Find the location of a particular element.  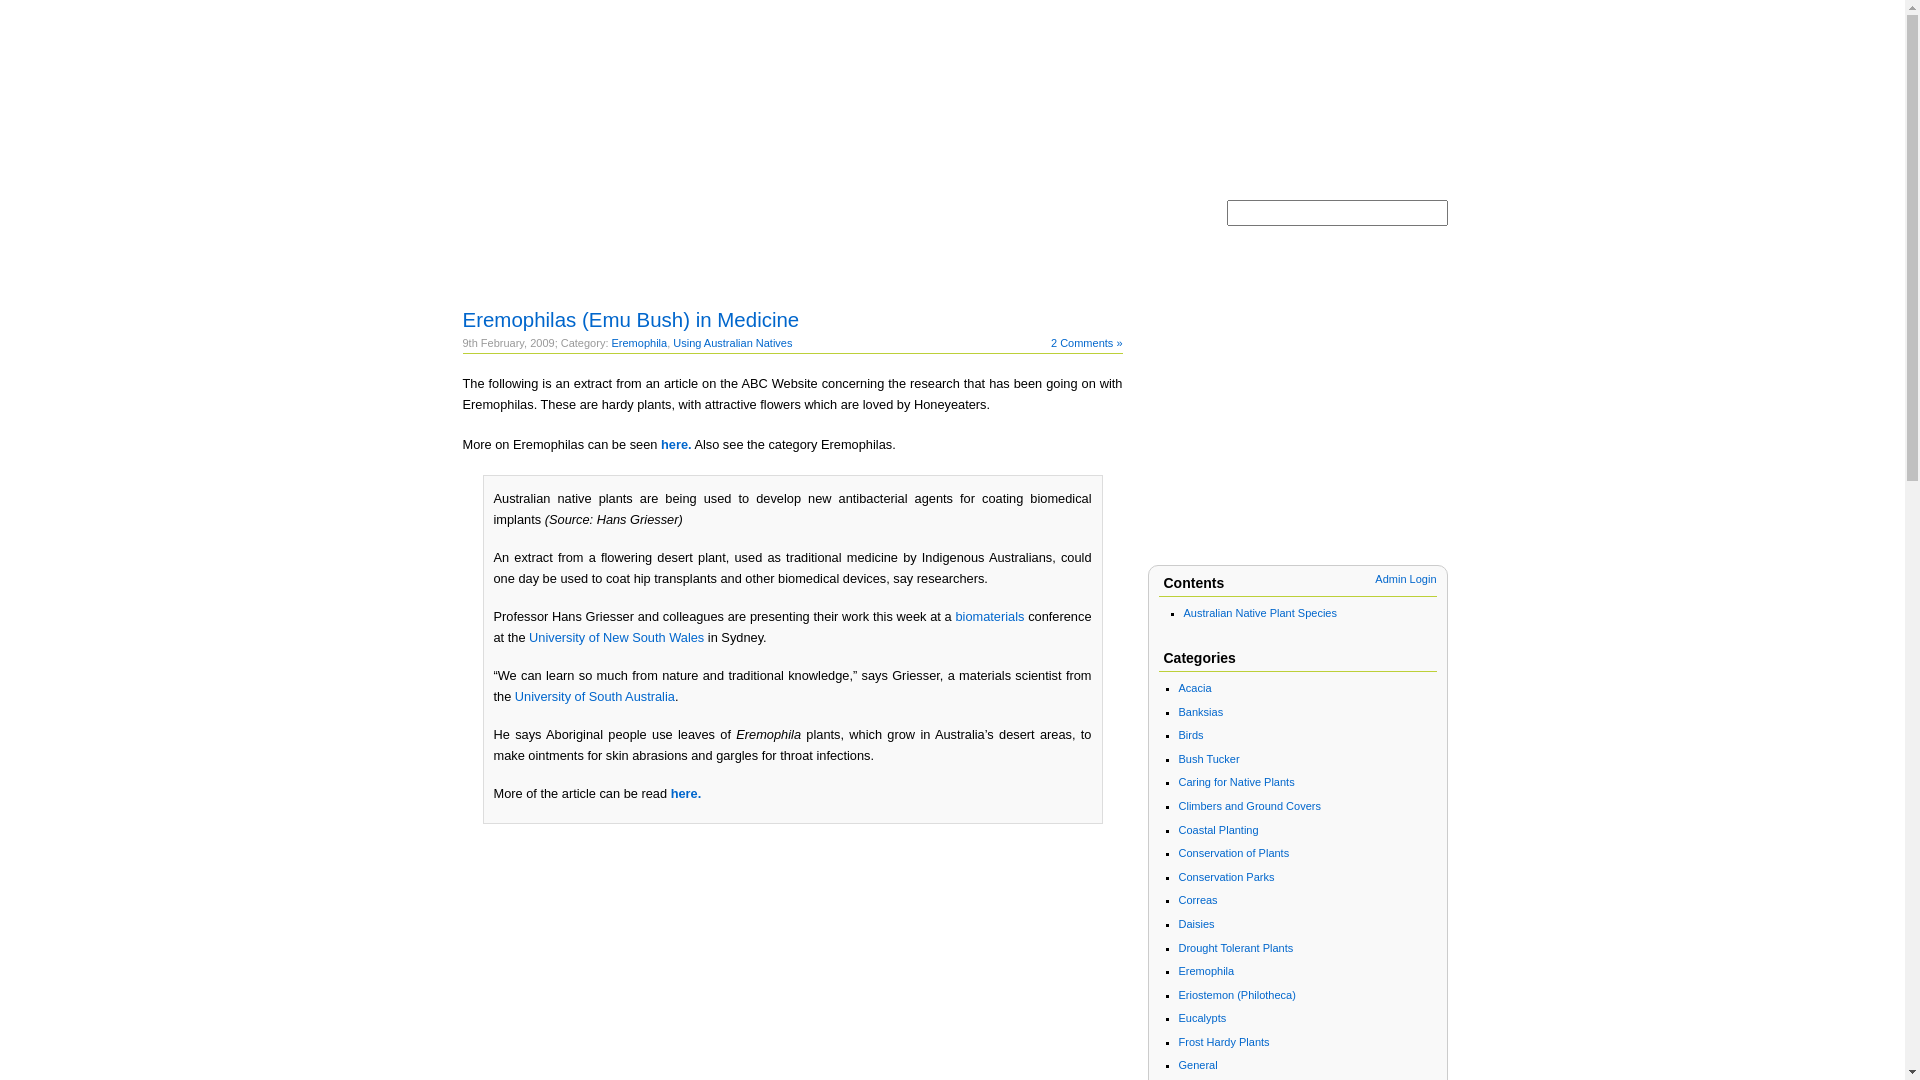

'Eremophila' is located at coordinates (638, 342).